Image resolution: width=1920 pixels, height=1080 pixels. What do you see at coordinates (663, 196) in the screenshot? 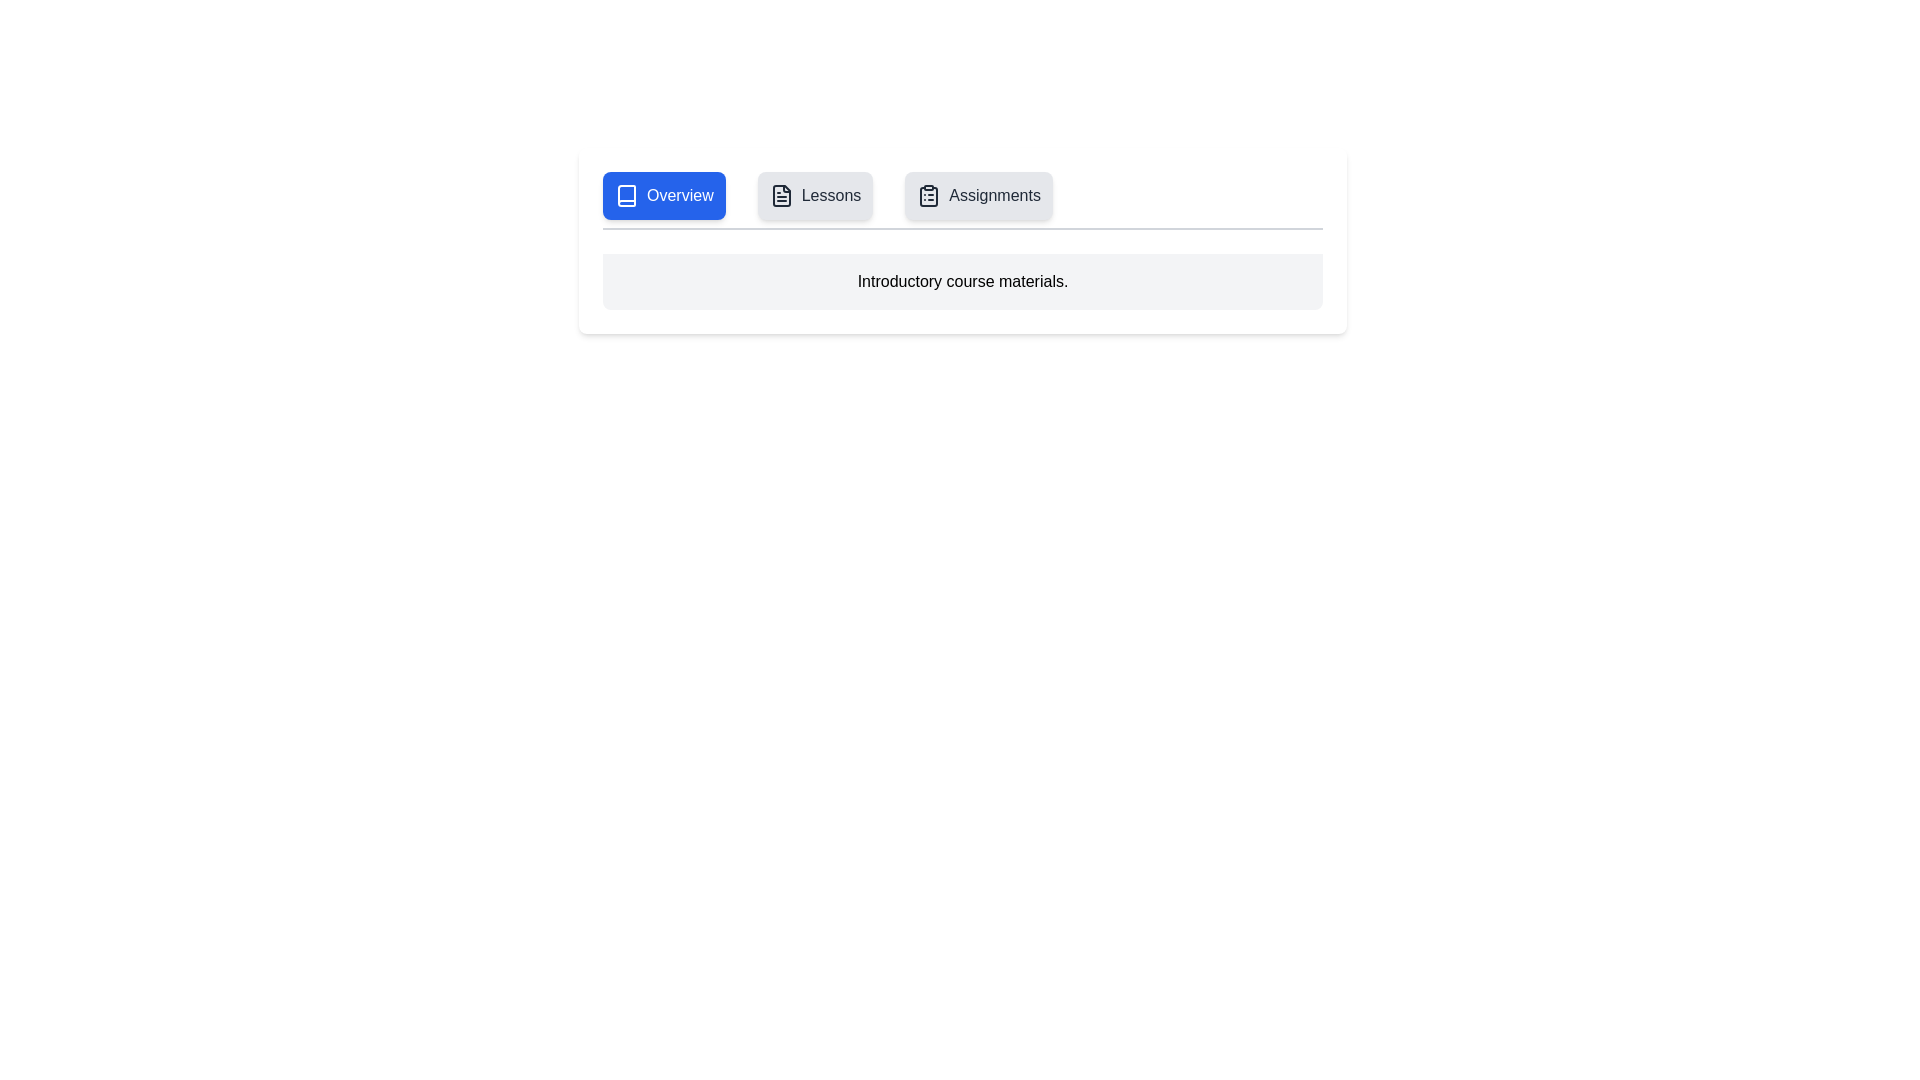
I see `the Overview tab` at bounding box center [663, 196].